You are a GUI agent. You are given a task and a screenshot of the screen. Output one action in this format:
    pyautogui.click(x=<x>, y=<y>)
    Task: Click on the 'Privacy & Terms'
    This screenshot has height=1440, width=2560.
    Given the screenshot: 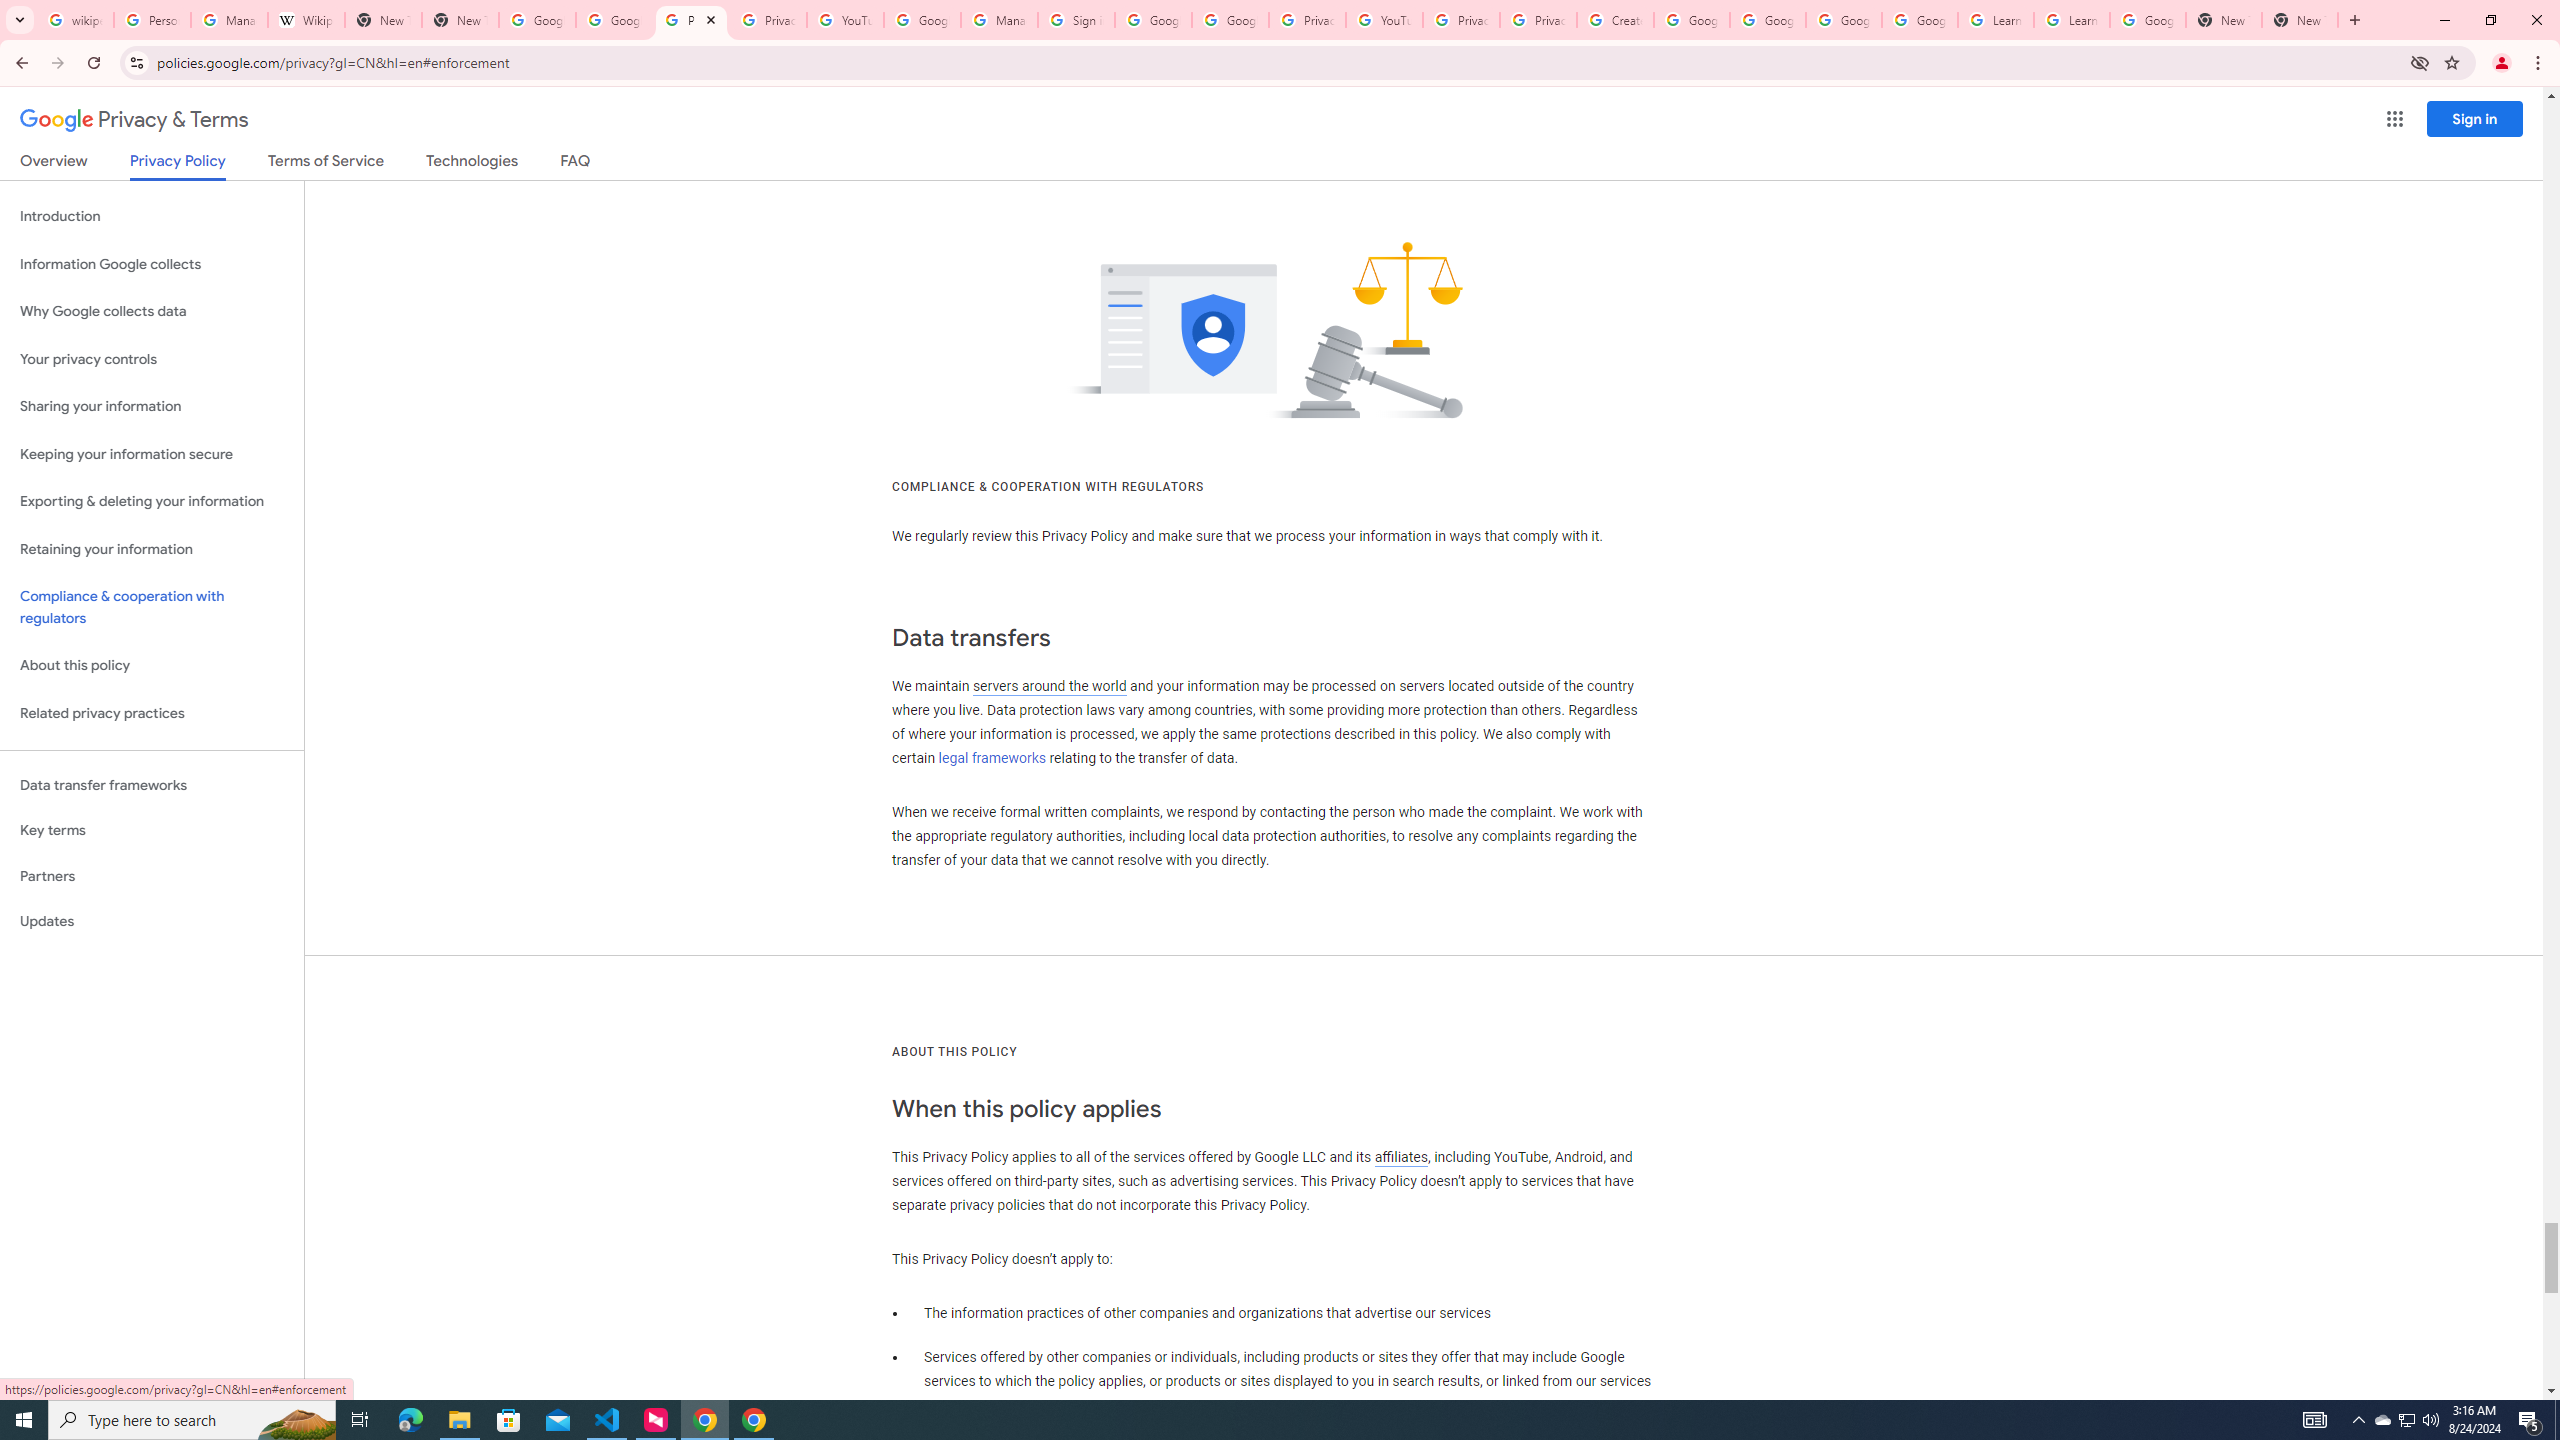 What is the action you would take?
    pyautogui.click(x=134, y=119)
    